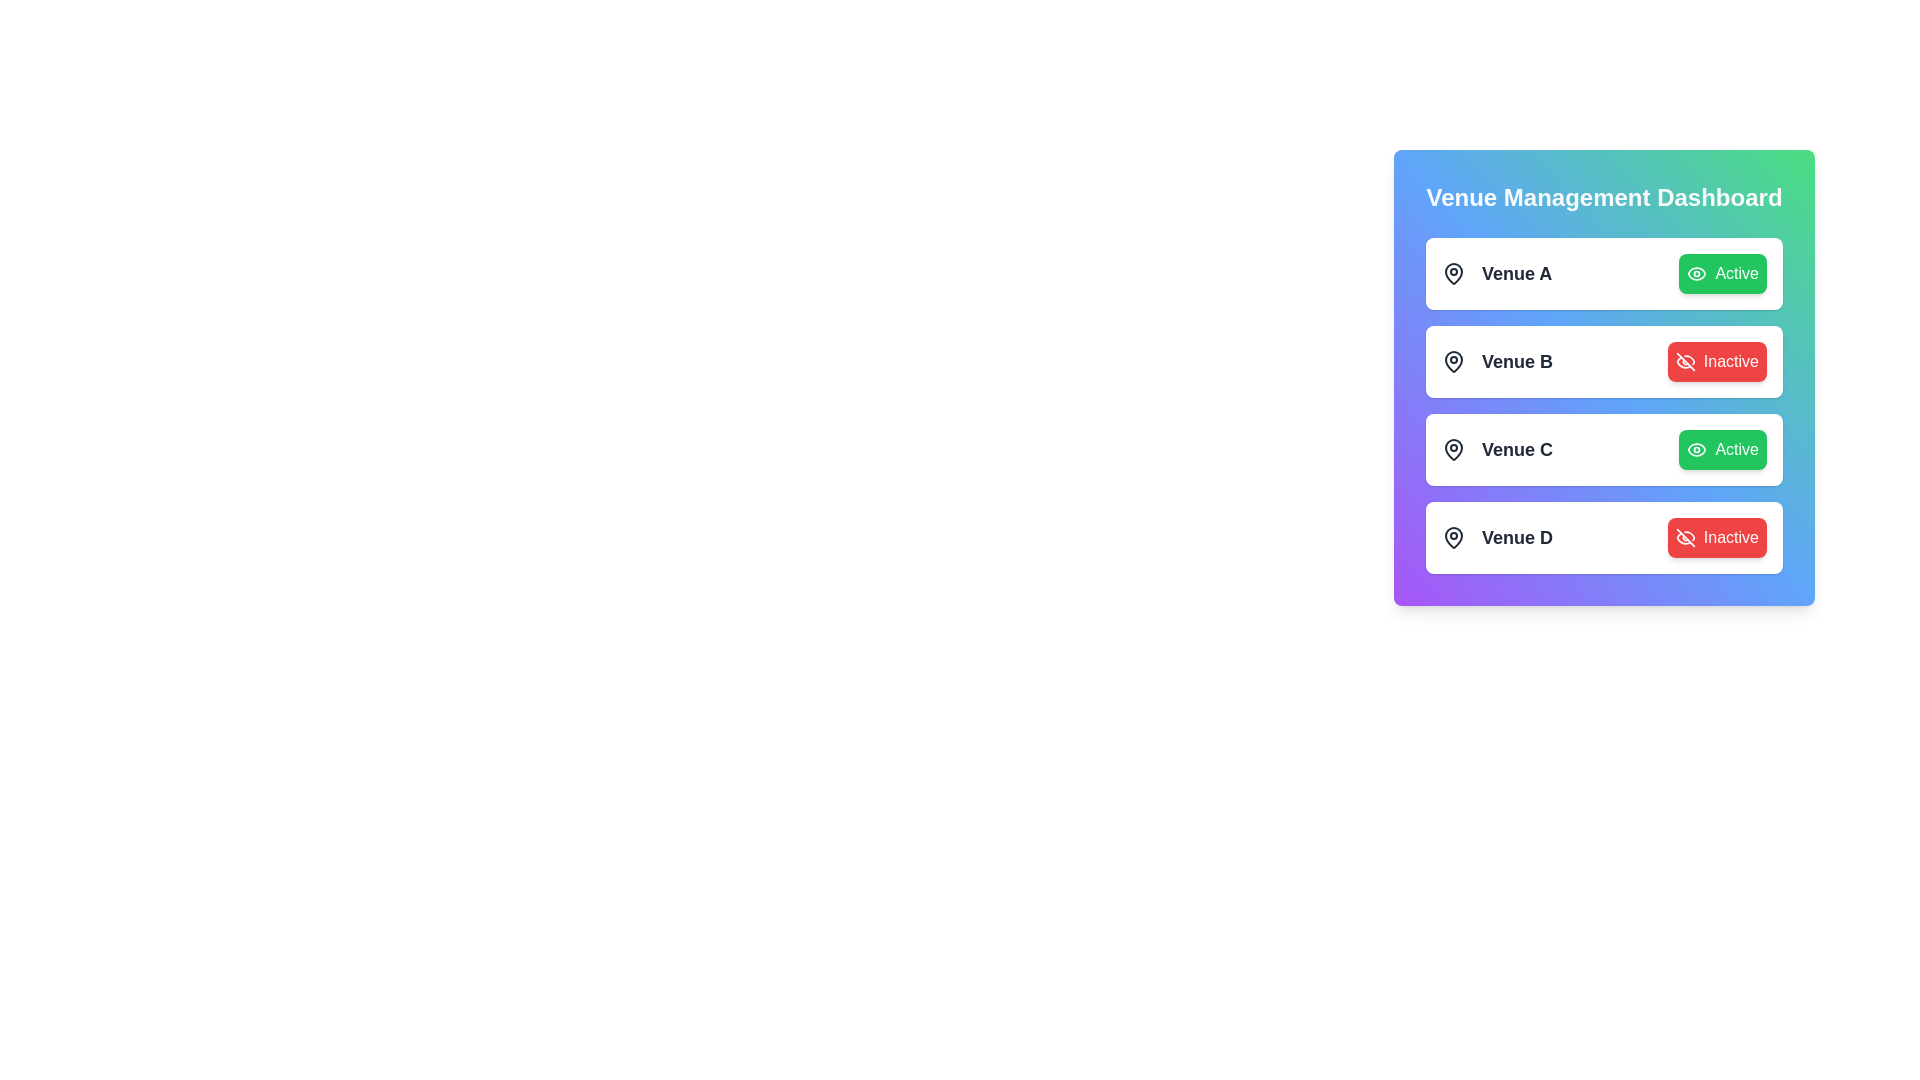 This screenshot has height=1080, width=1920. What do you see at coordinates (1716, 536) in the screenshot?
I see `the venue status button for Venue D` at bounding box center [1716, 536].